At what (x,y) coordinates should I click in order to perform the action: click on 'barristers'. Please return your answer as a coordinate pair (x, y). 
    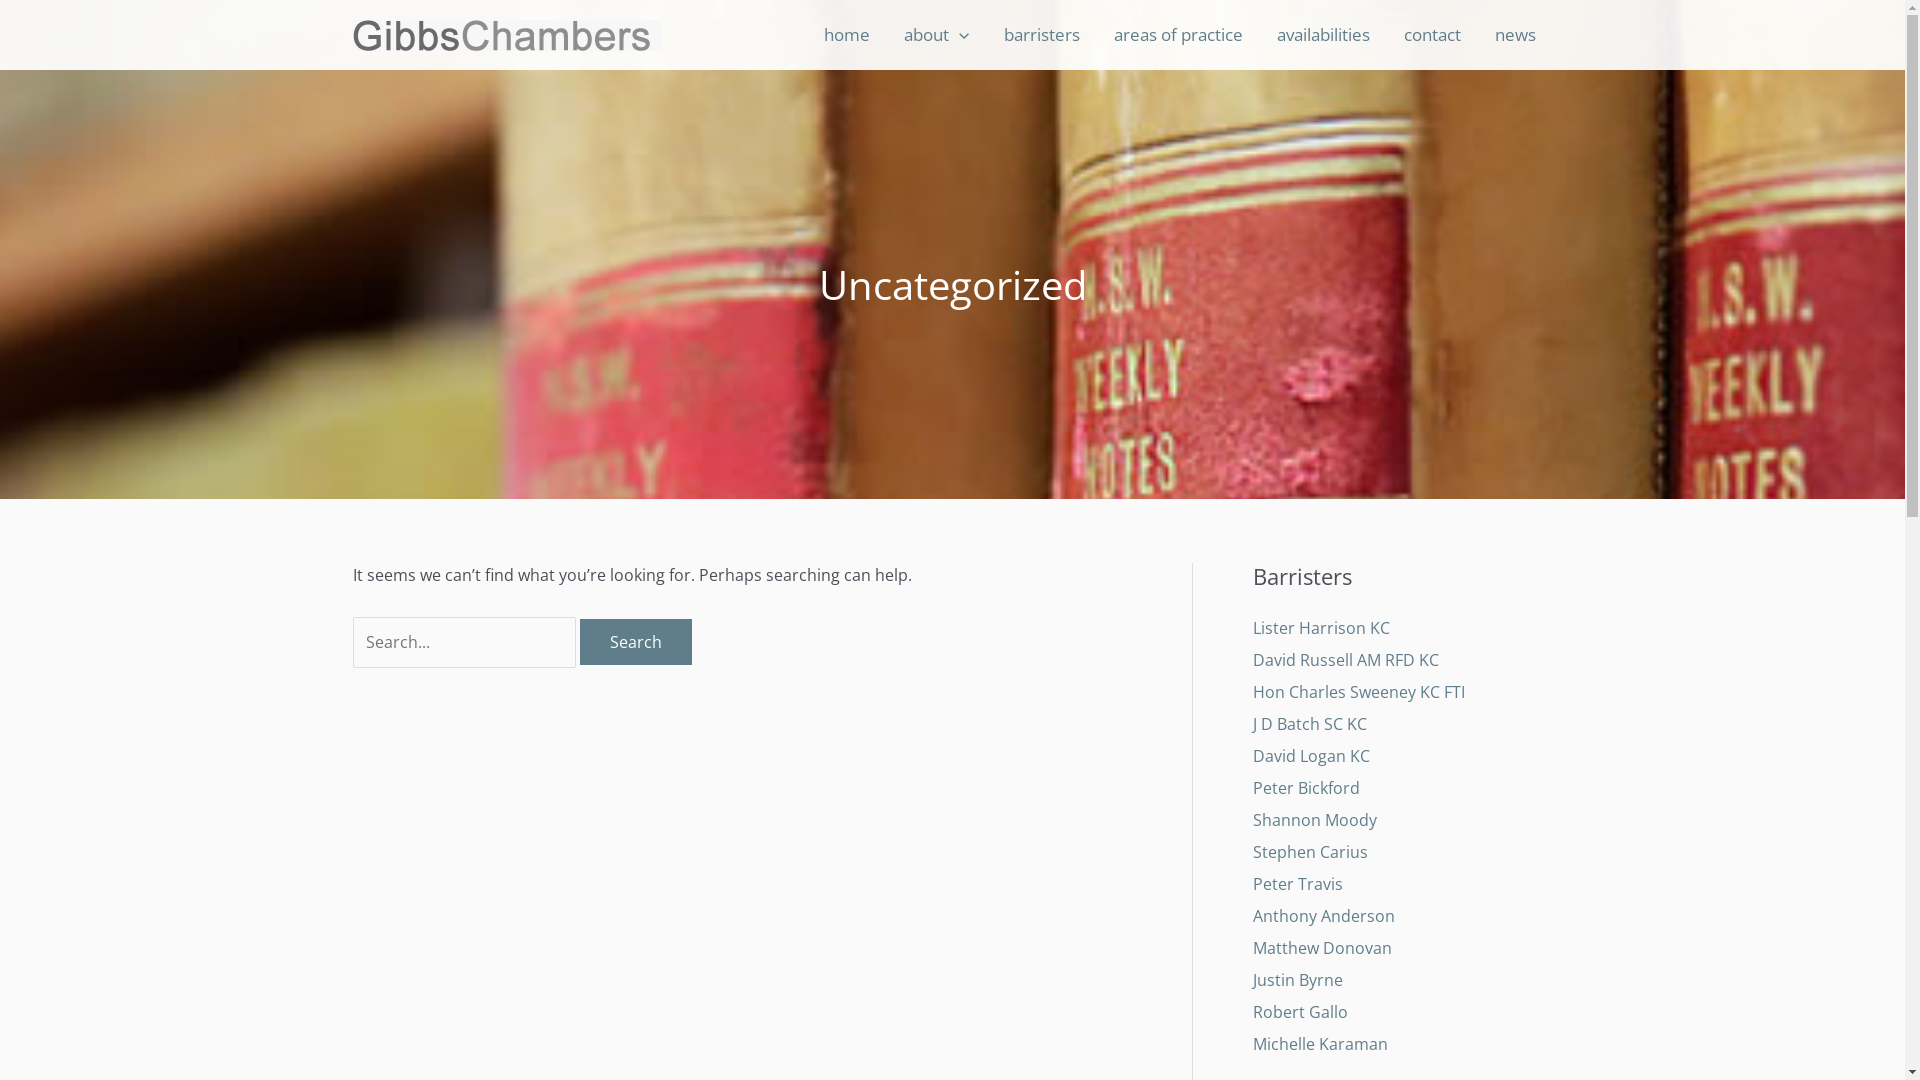
    Looking at the image, I should click on (985, 34).